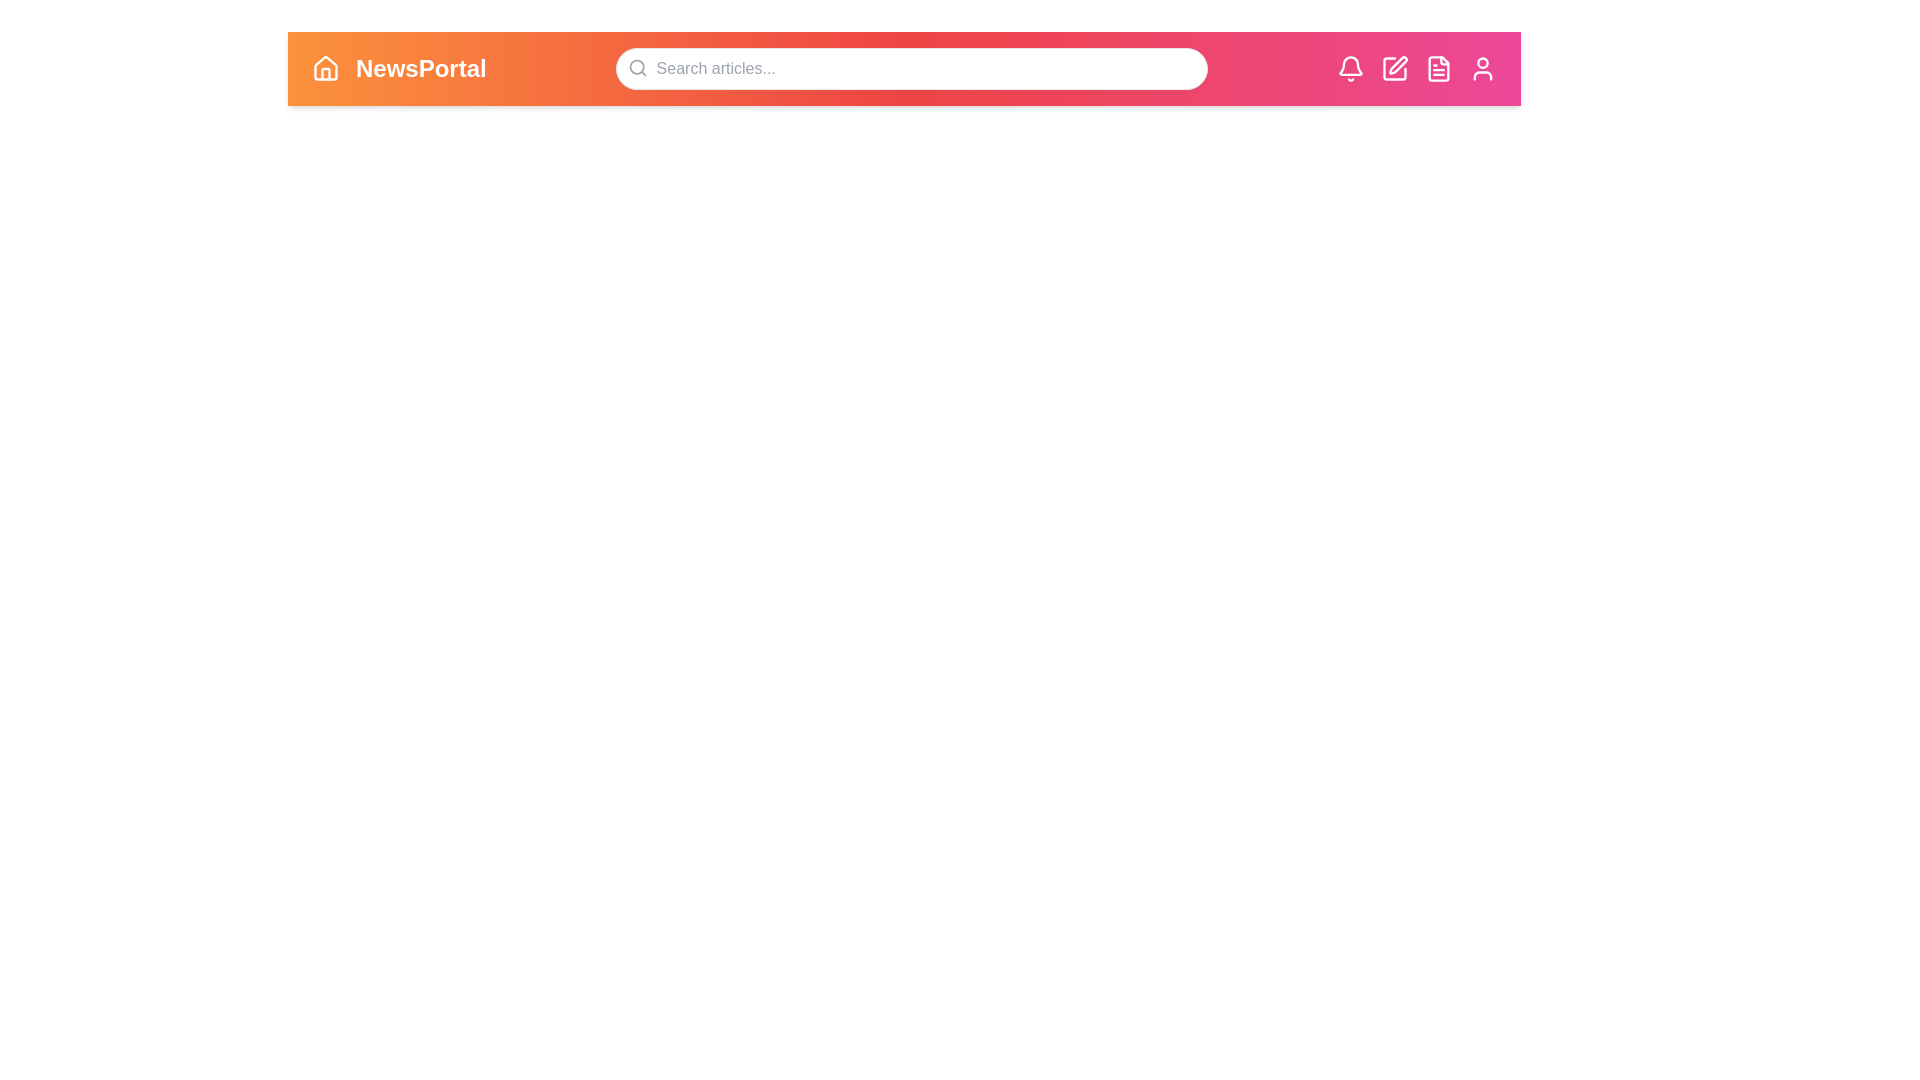 The image size is (1920, 1080). Describe the element at coordinates (1350, 68) in the screenshot. I see `the 'Bell' icon to view notifications` at that location.